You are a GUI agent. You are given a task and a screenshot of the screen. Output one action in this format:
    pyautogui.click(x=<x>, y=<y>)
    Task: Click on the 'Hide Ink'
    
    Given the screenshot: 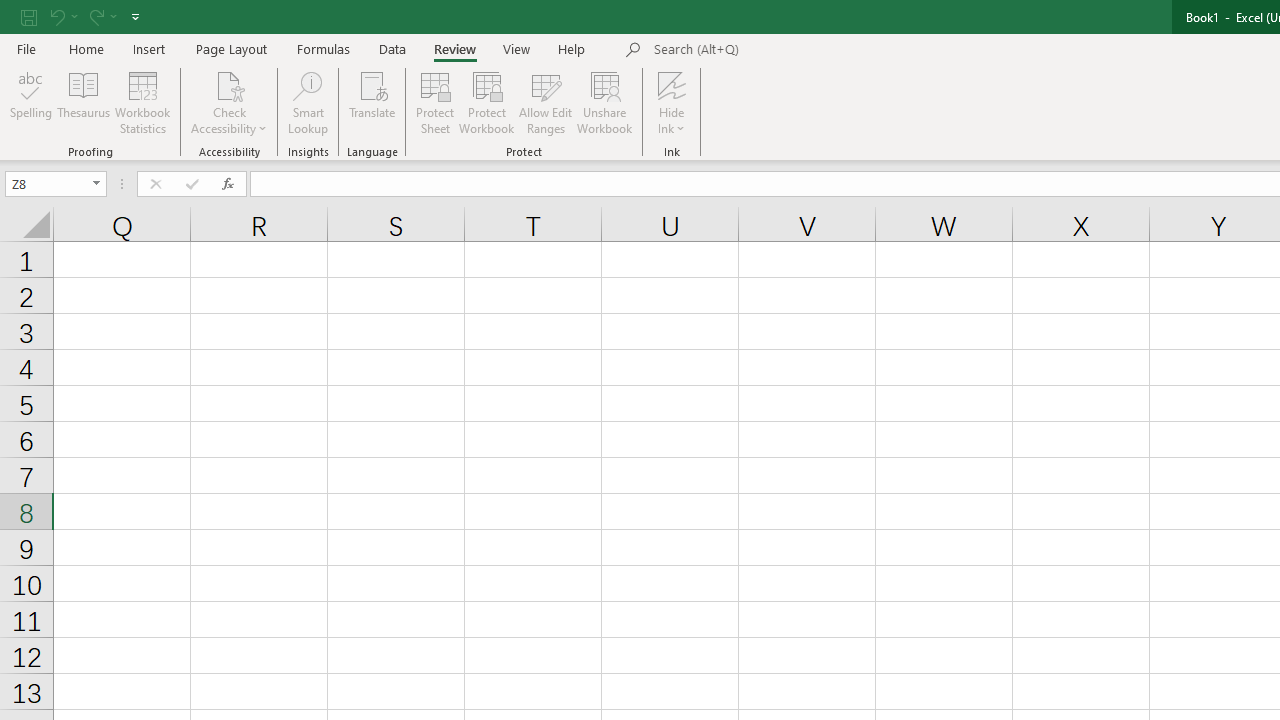 What is the action you would take?
    pyautogui.click(x=672, y=103)
    